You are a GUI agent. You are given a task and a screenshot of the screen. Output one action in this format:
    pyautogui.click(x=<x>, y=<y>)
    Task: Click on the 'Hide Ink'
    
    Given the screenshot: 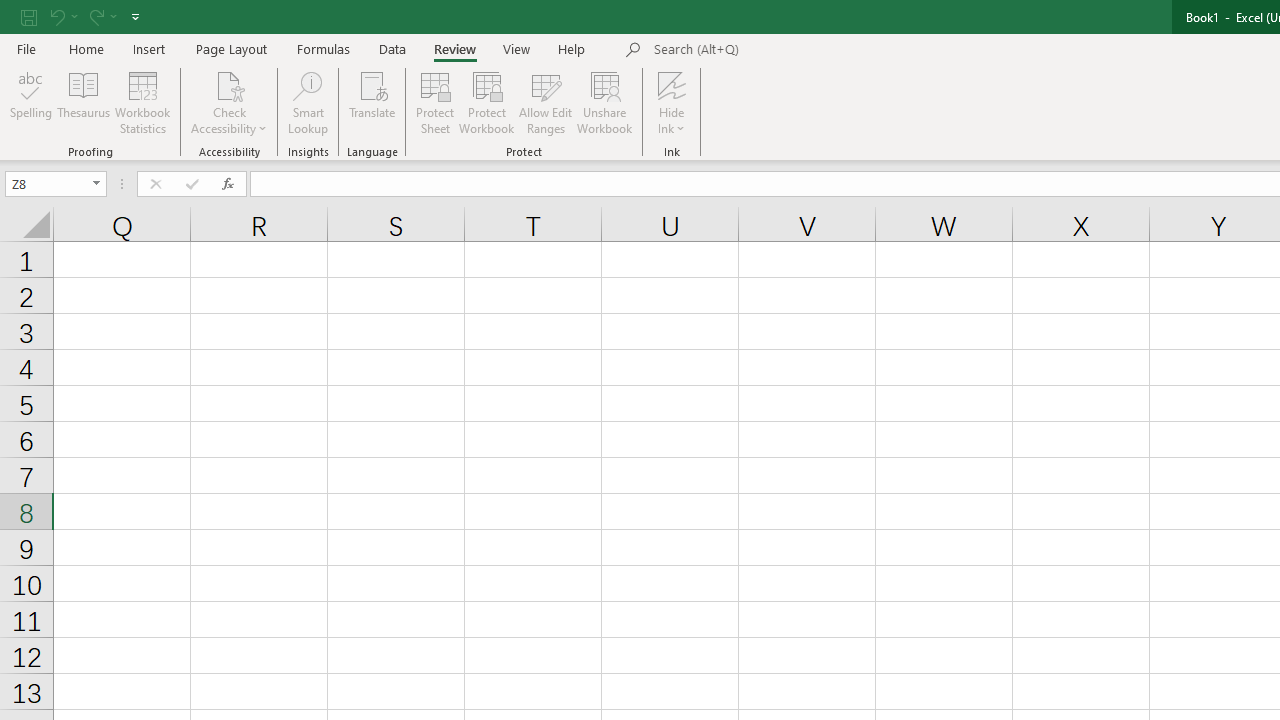 What is the action you would take?
    pyautogui.click(x=672, y=103)
    